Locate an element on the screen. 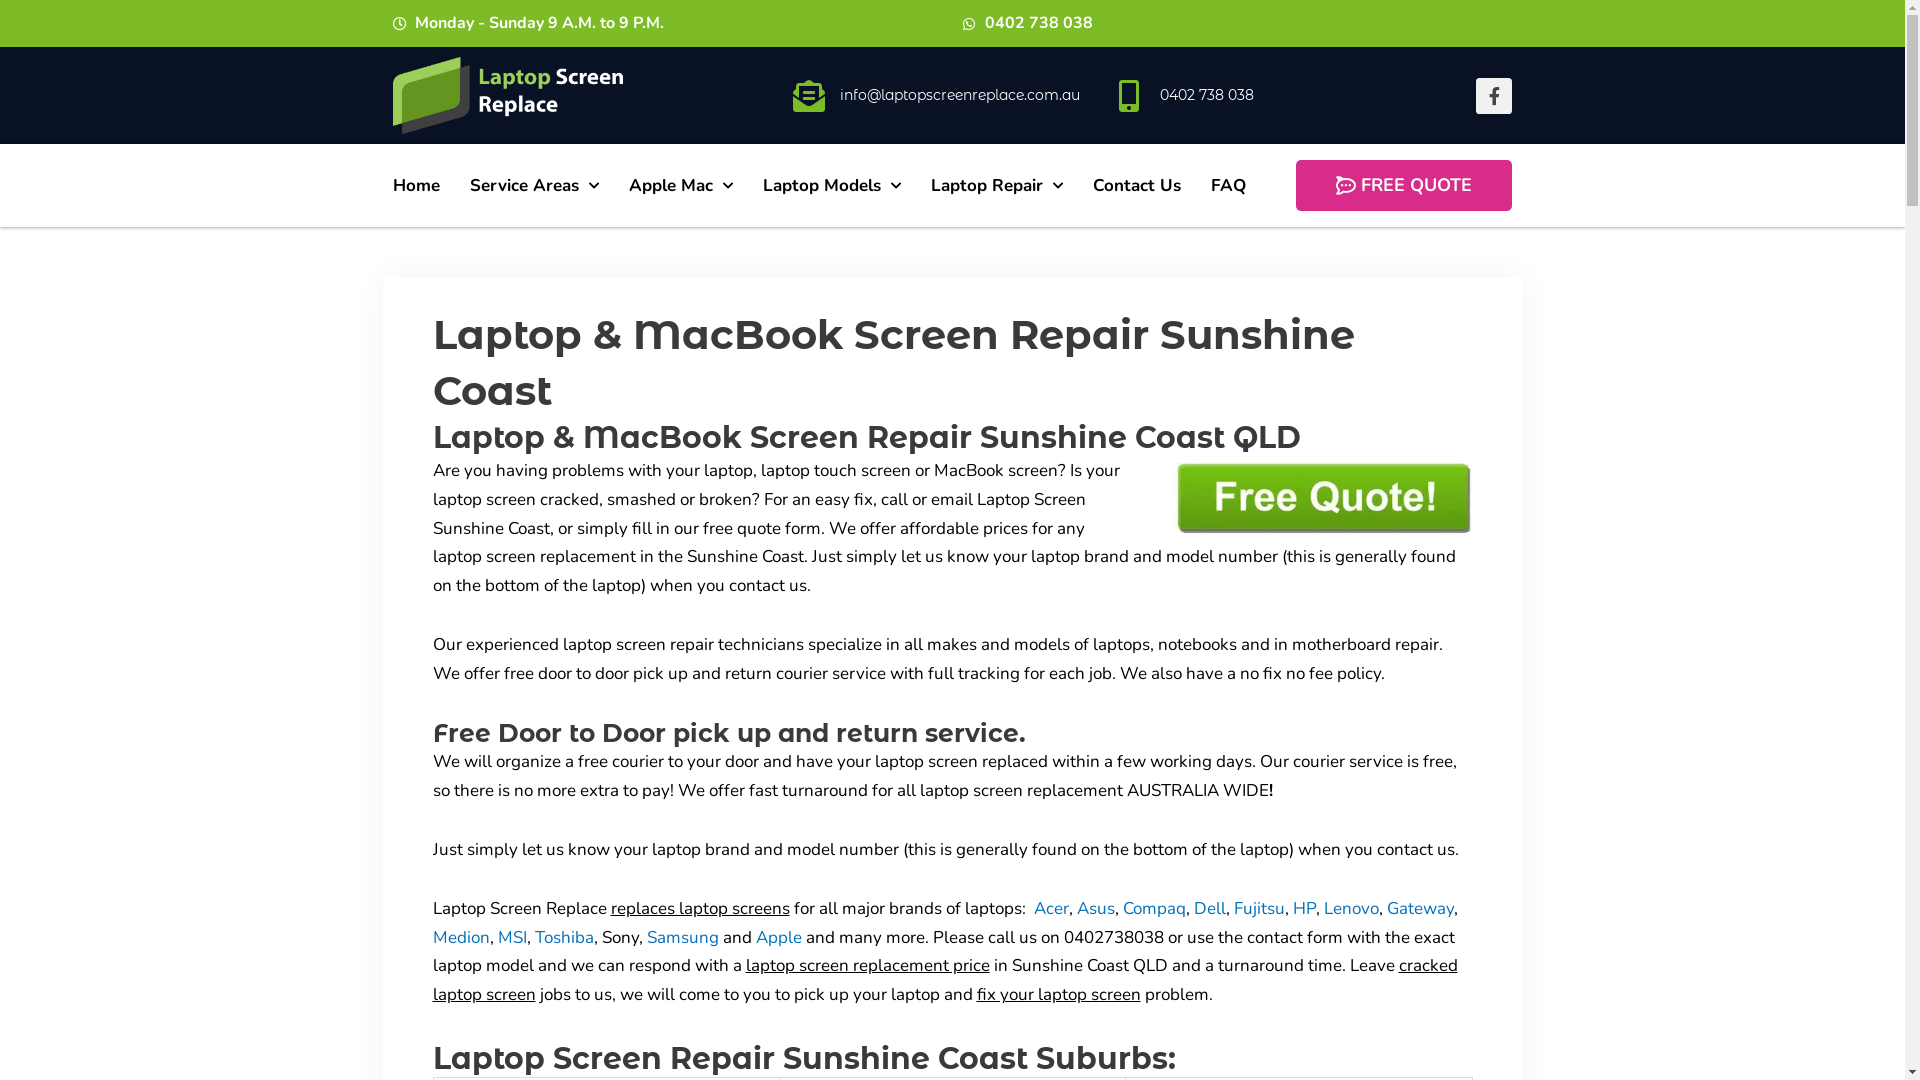 The image size is (1920, 1080). 'Asus' is located at coordinates (1093, 908).